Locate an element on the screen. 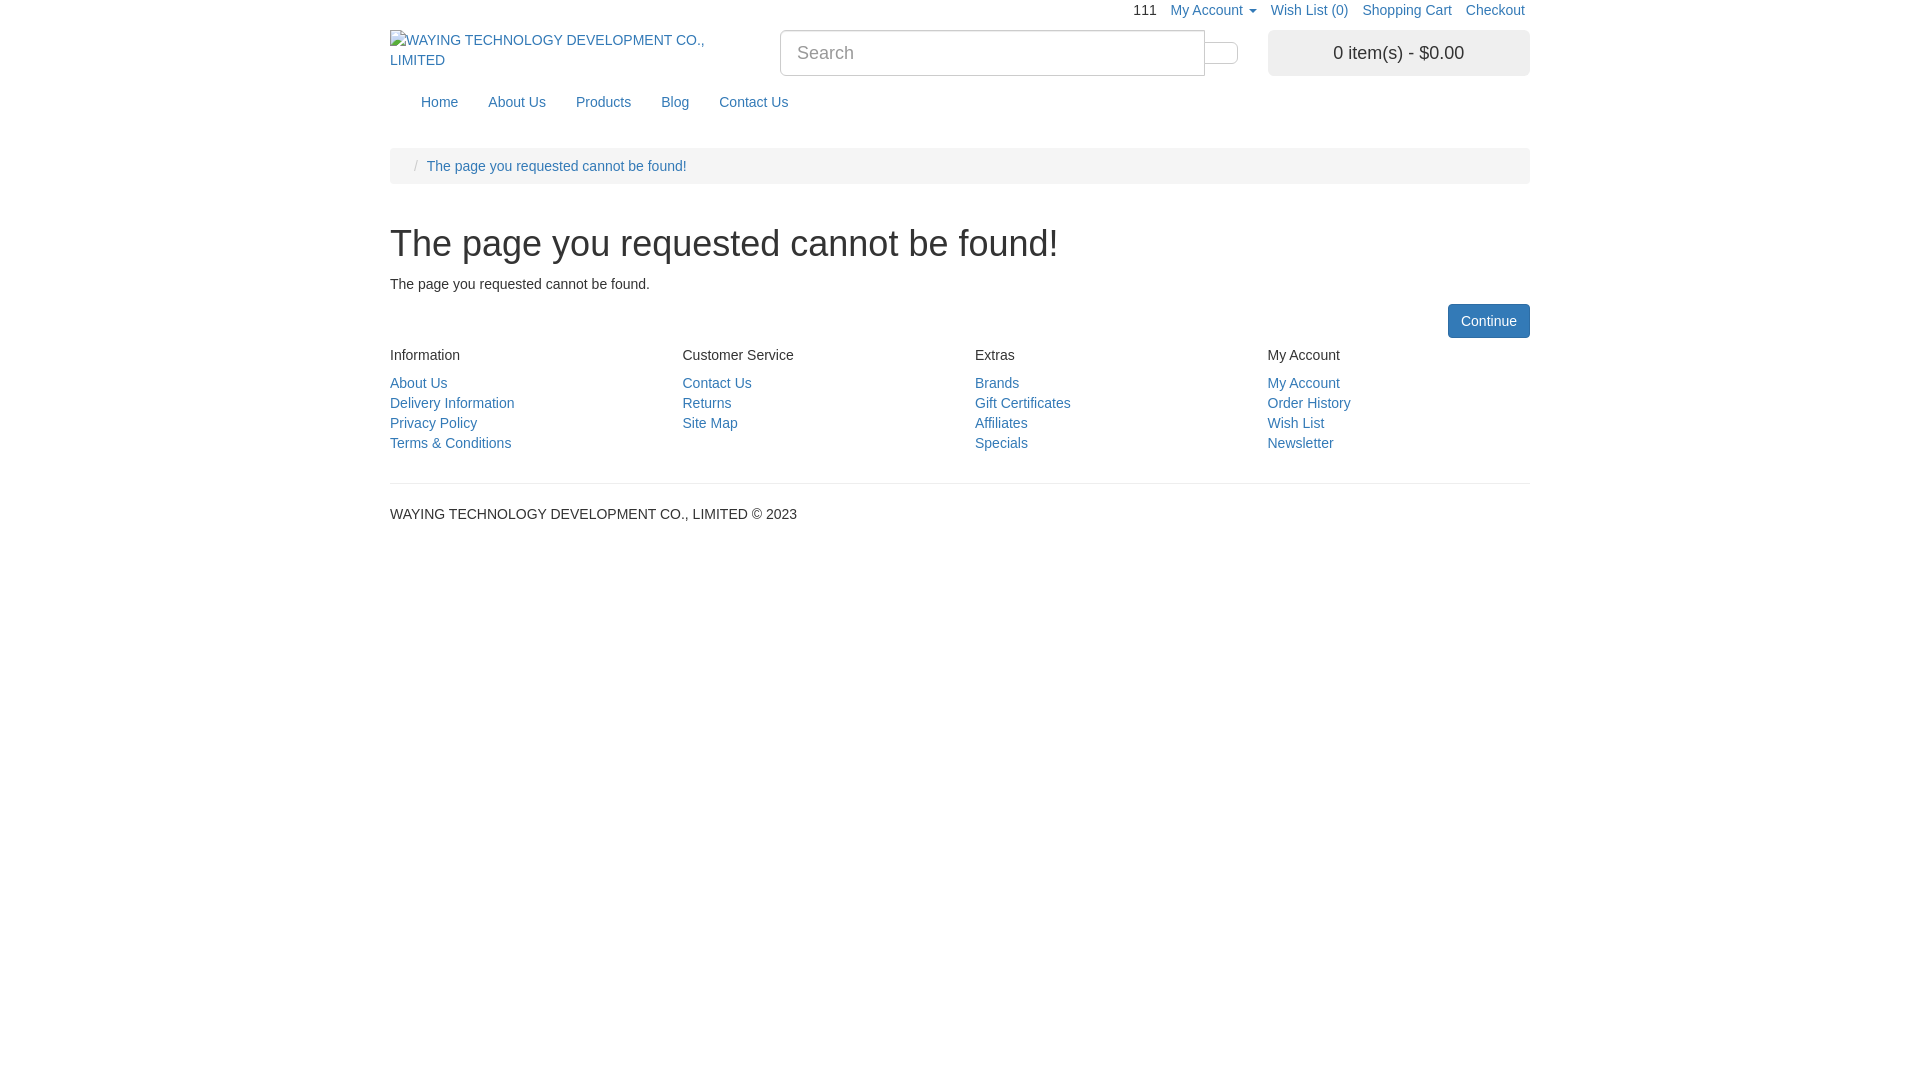 This screenshot has height=1080, width=1920. 'Privacy Policy' is located at coordinates (432, 422).